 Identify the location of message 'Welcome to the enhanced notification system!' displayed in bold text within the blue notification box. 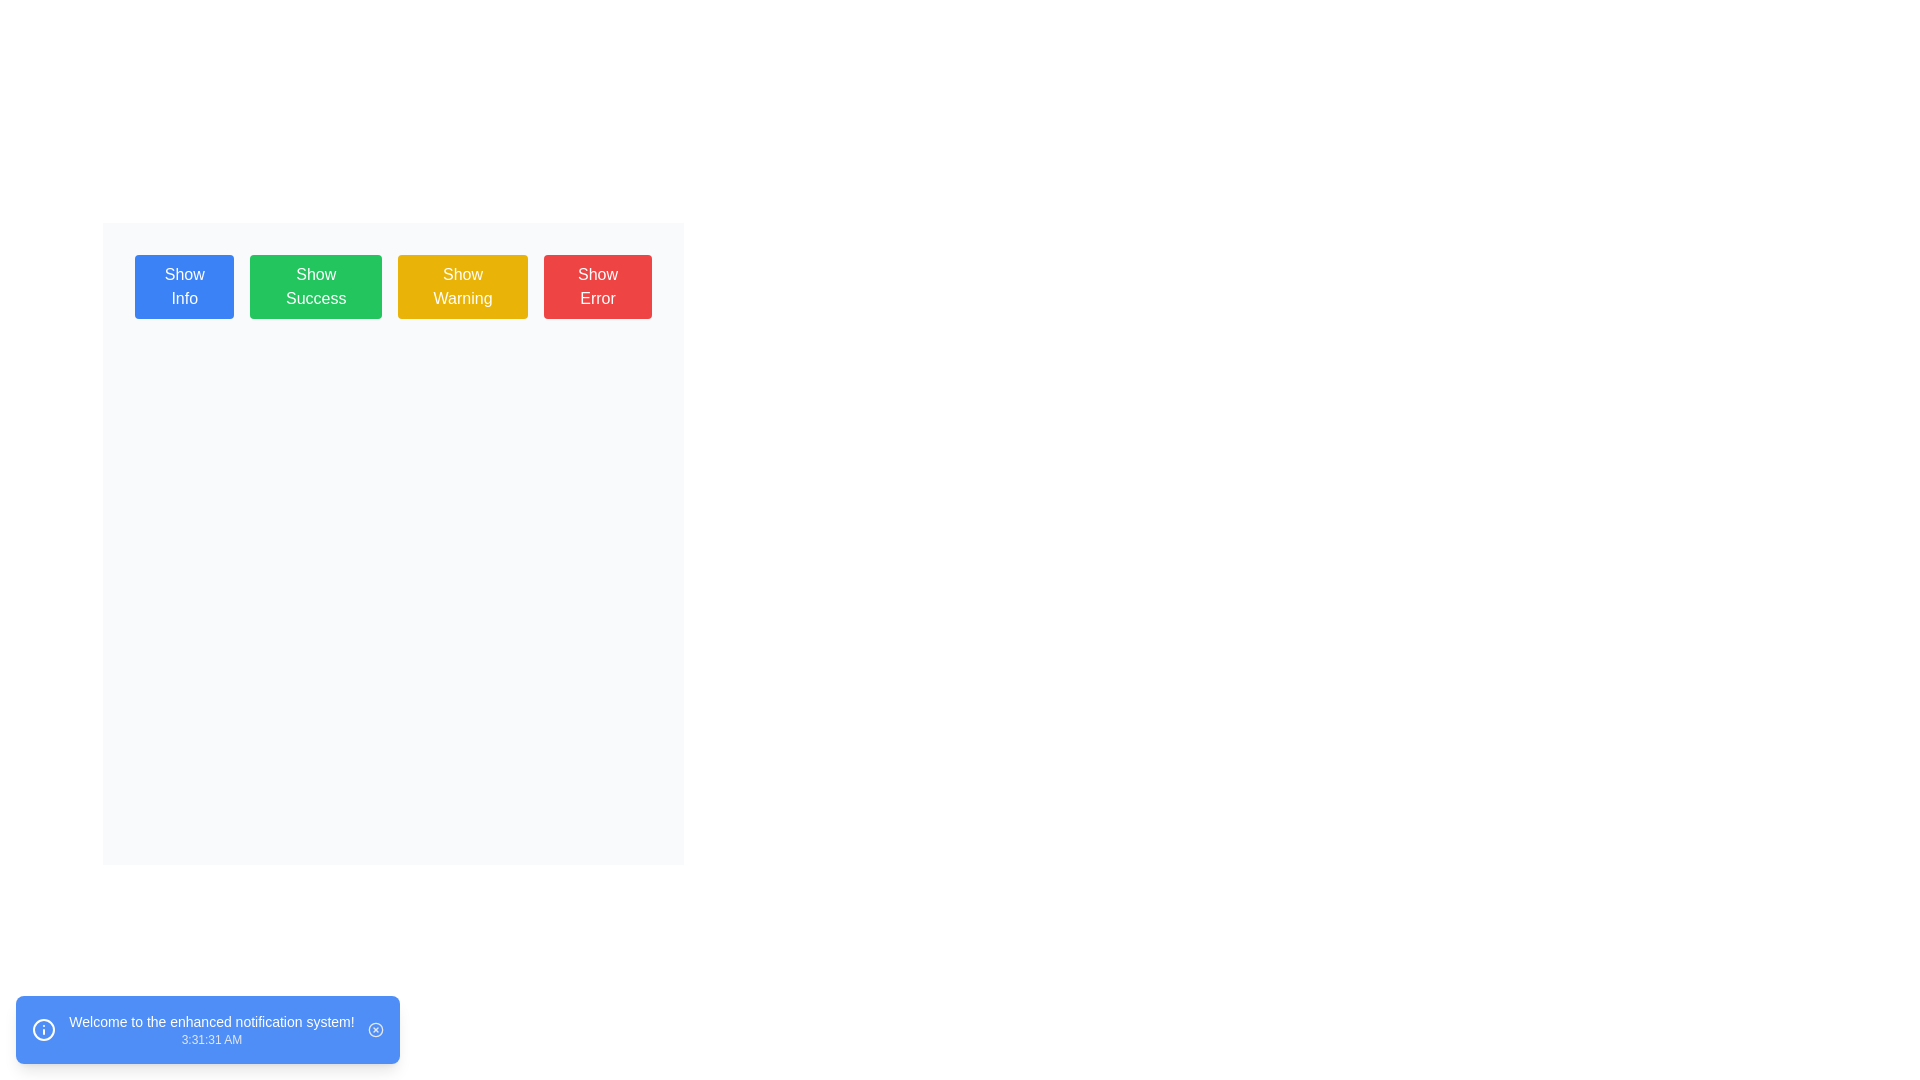
(211, 1022).